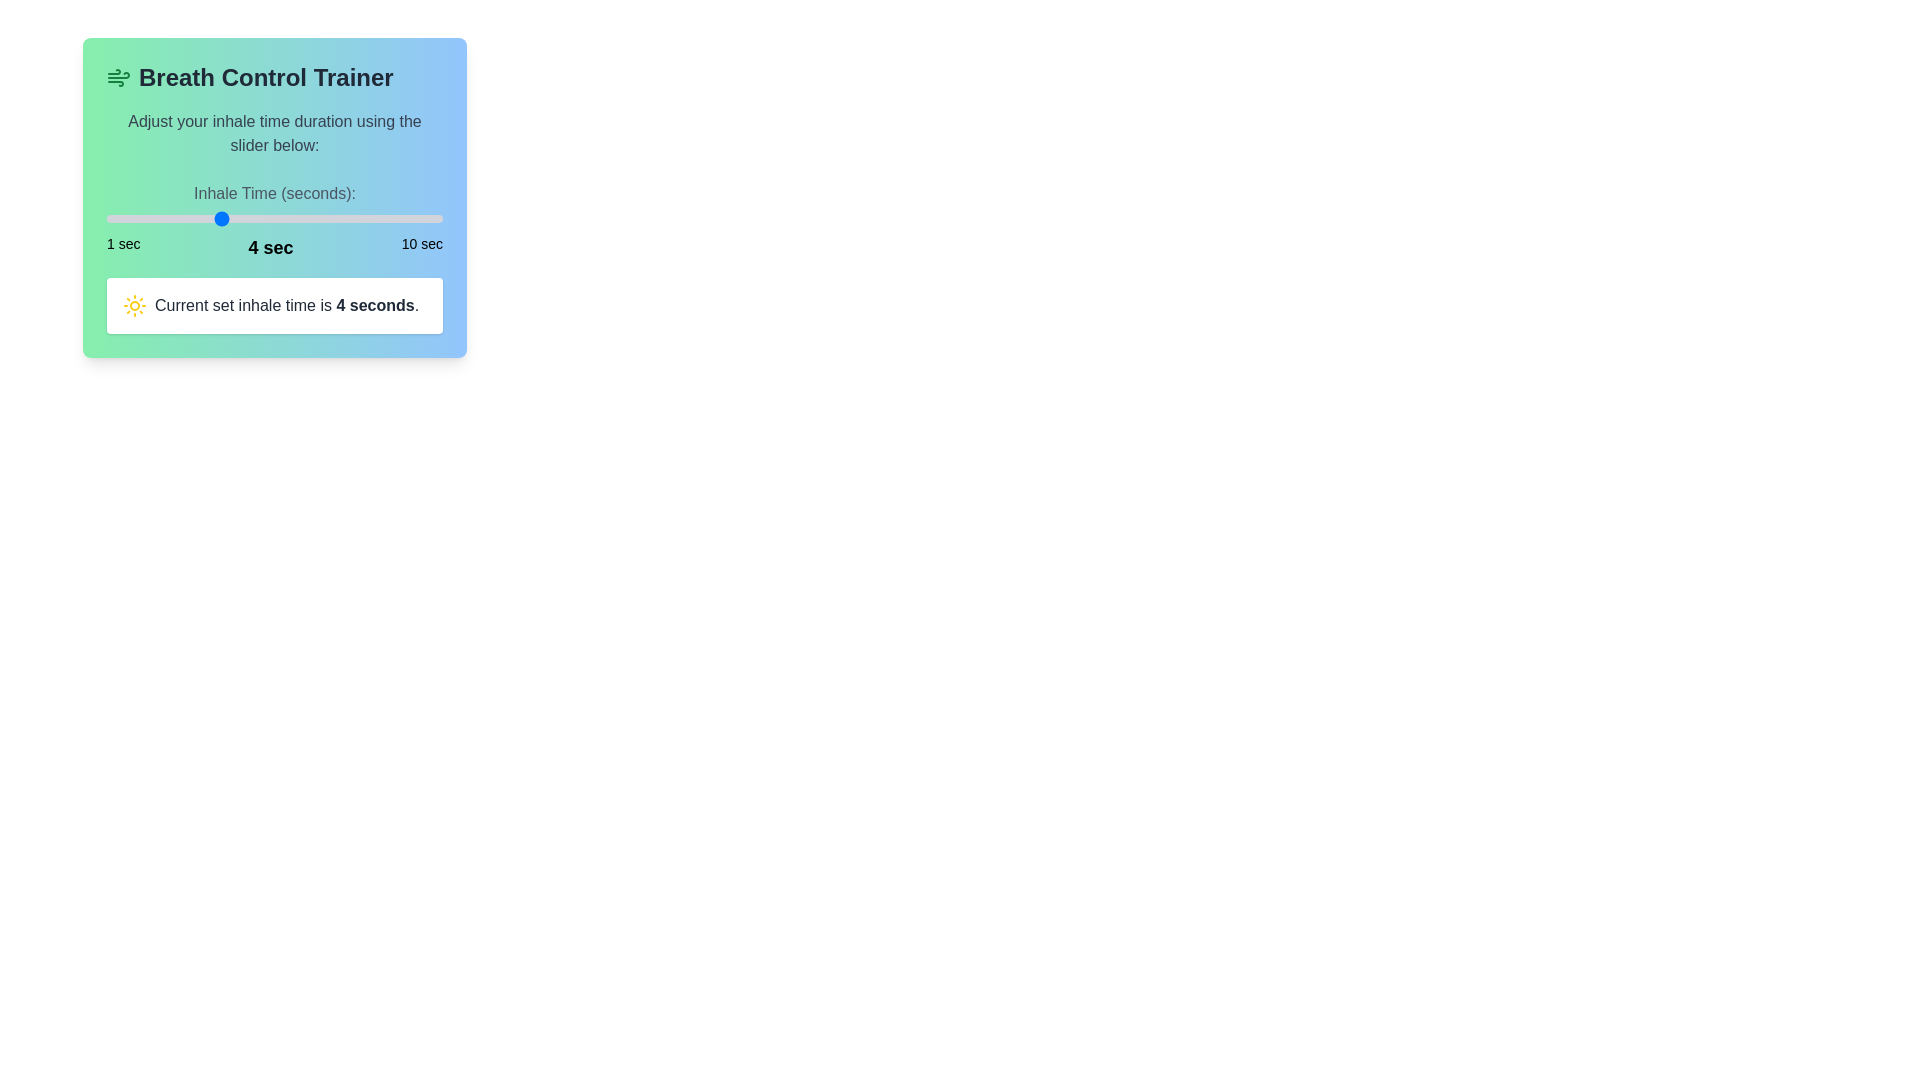 This screenshot has width=1920, height=1080. I want to click on the inhale time to 7 seconds using the slider, so click(331, 219).